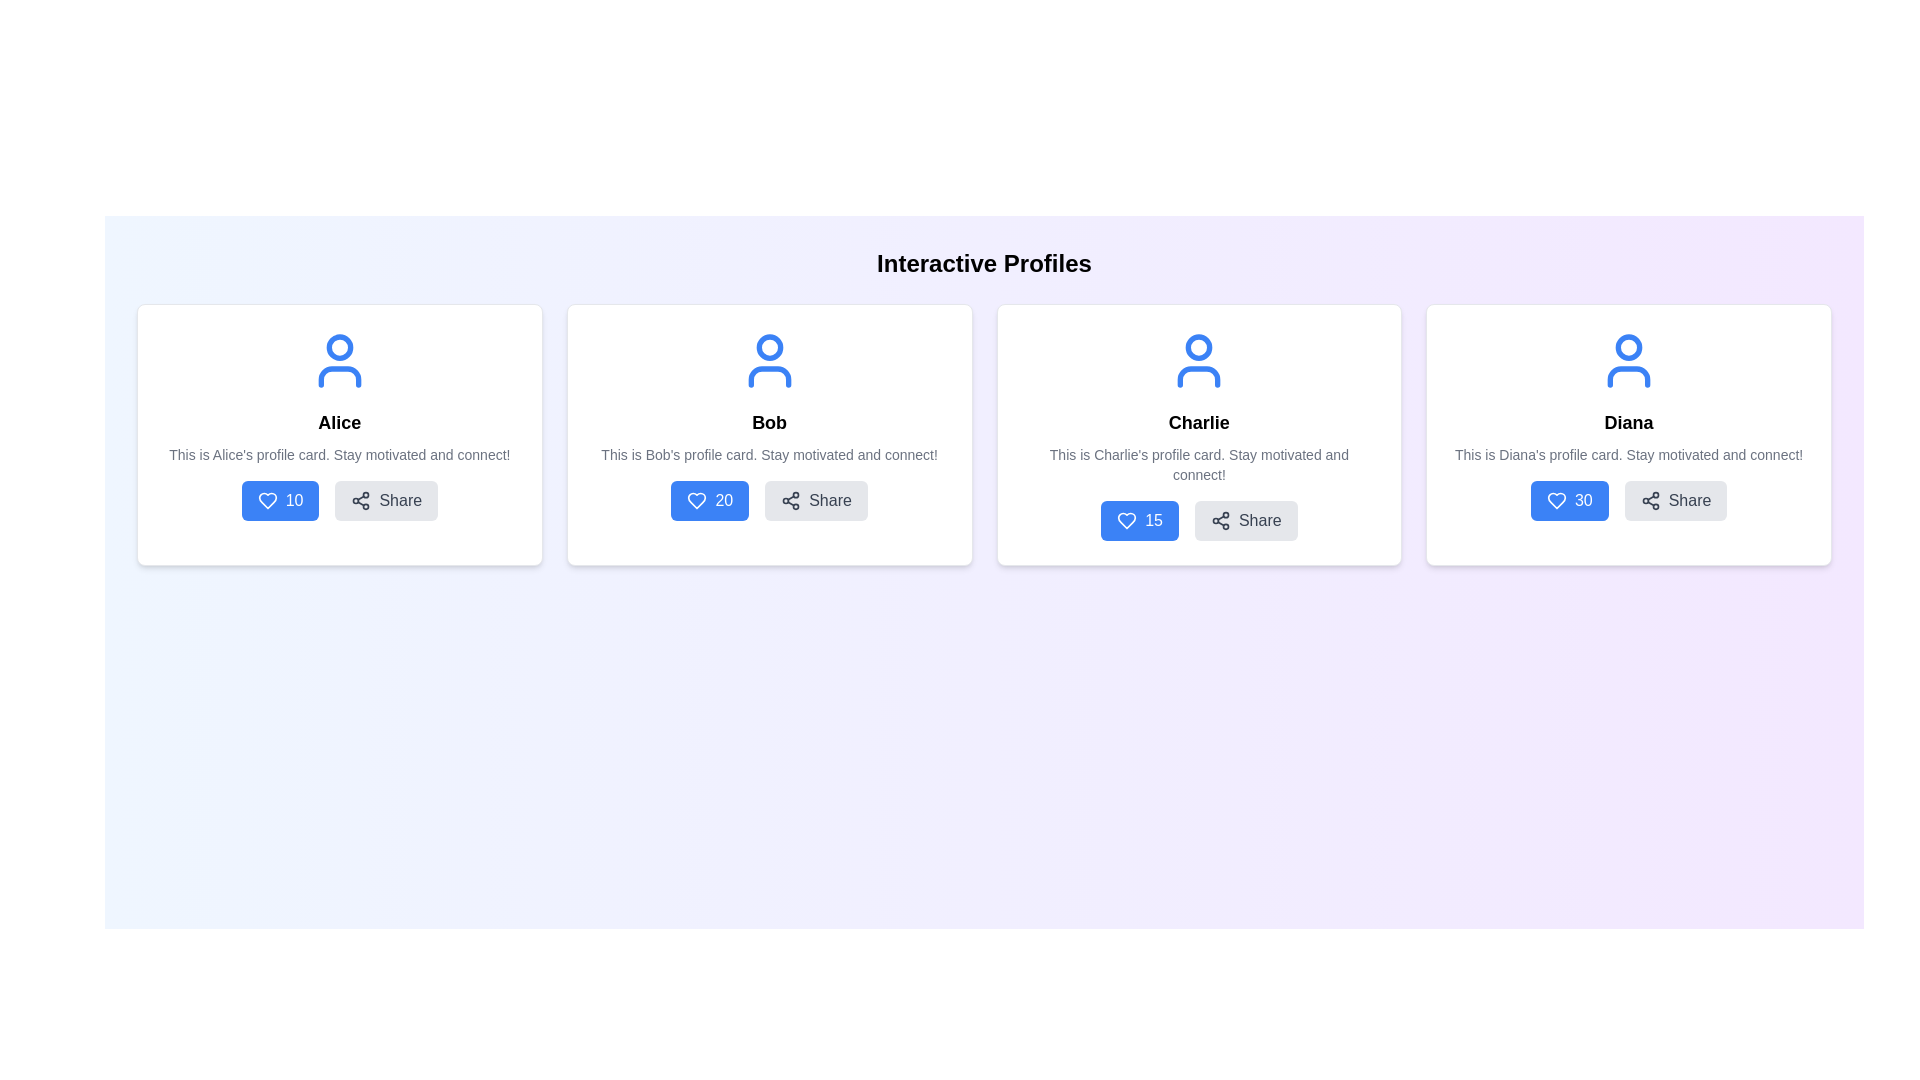 This screenshot has height=1080, width=1920. What do you see at coordinates (1582, 500) in the screenshot?
I see `the text label indicating the count of likes within the blue button on the fourth profile card labeled 'Diana', located to the right of the heart icon` at bounding box center [1582, 500].